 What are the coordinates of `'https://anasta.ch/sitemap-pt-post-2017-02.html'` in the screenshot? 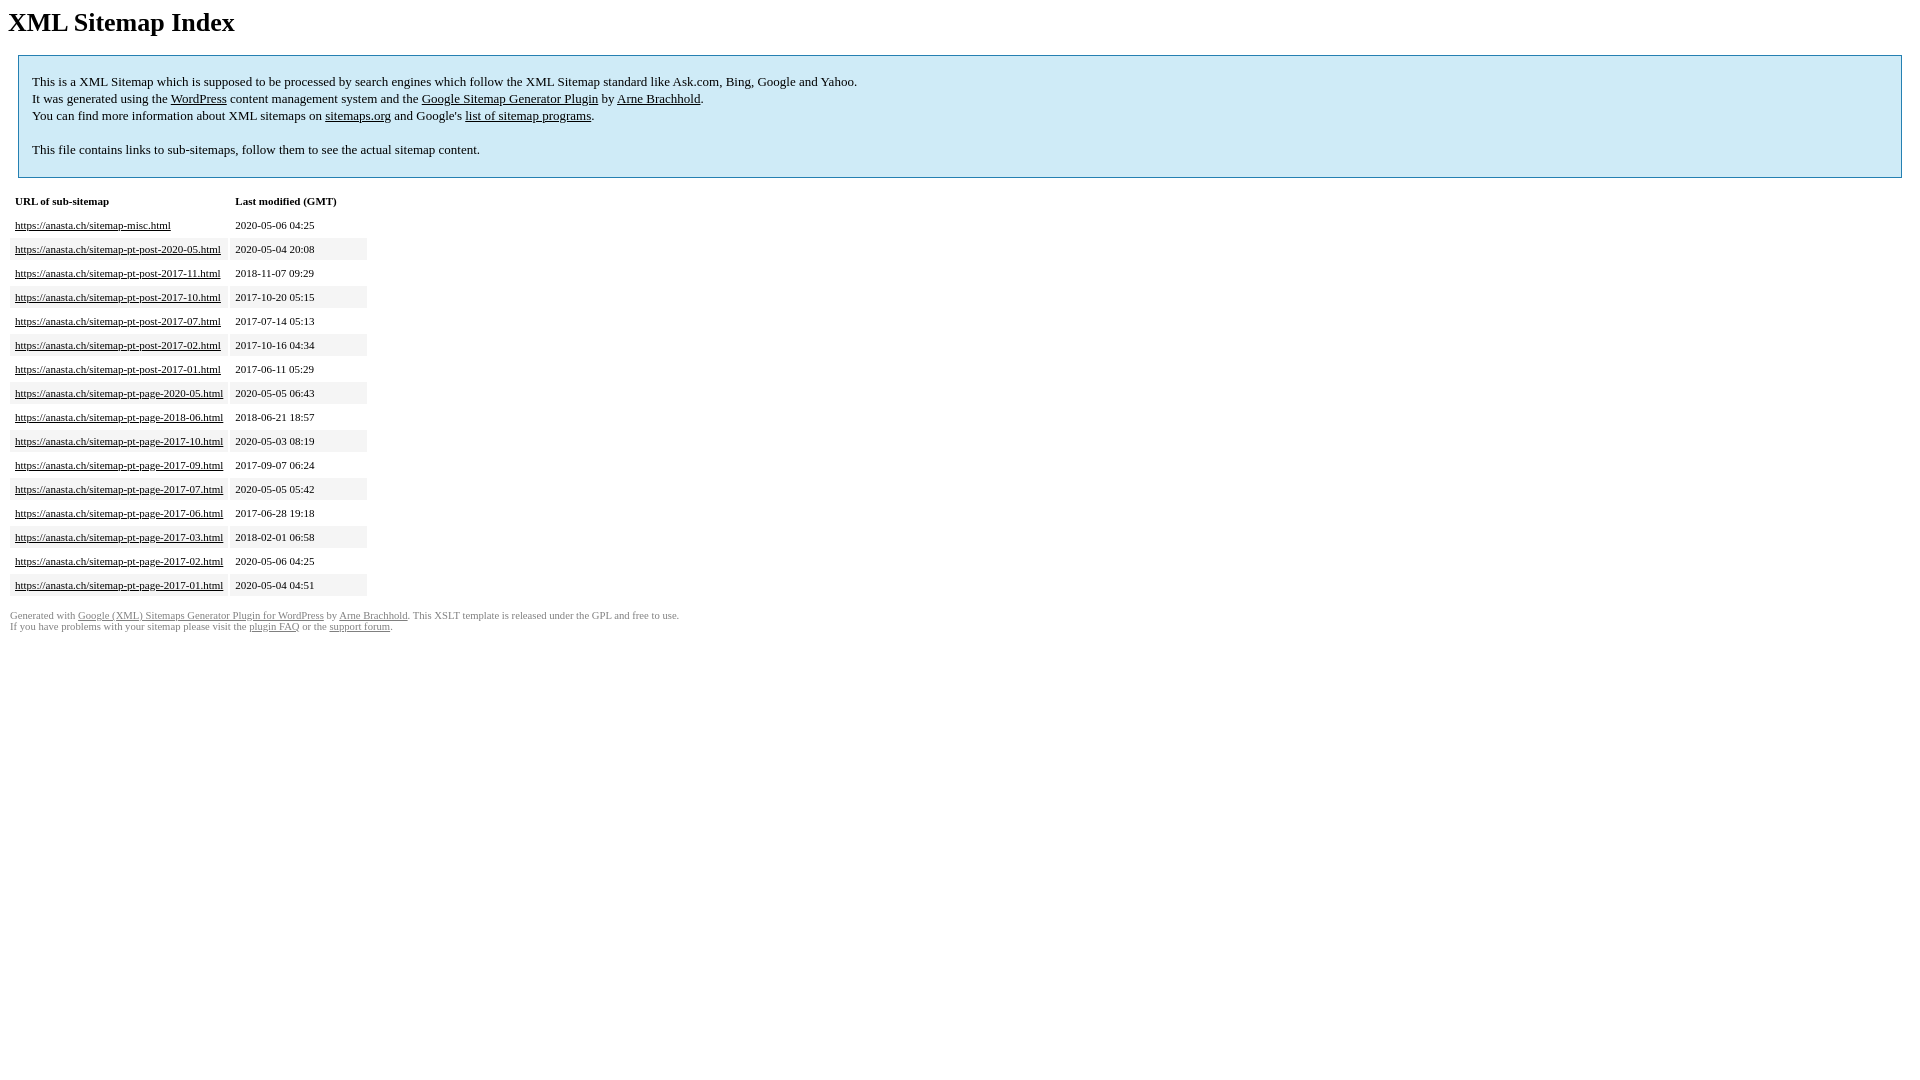 It's located at (117, 343).